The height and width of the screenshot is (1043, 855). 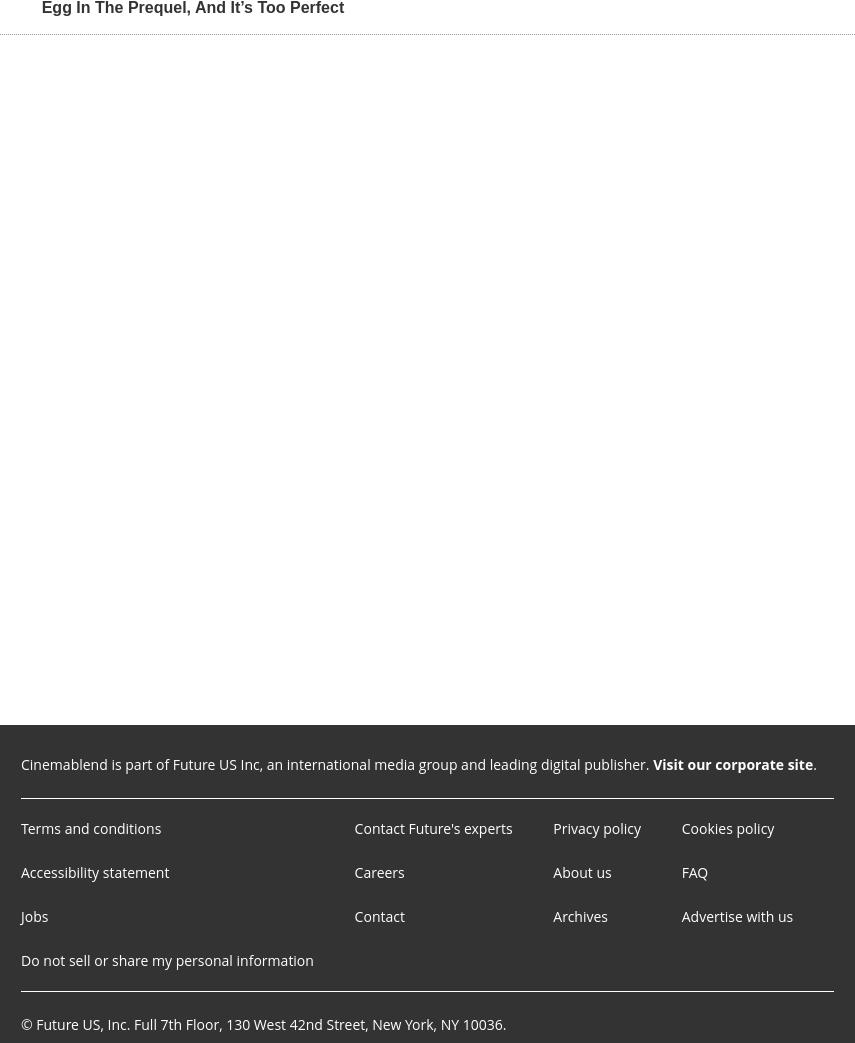 What do you see at coordinates (33, 914) in the screenshot?
I see `'Jobs'` at bounding box center [33, 914].